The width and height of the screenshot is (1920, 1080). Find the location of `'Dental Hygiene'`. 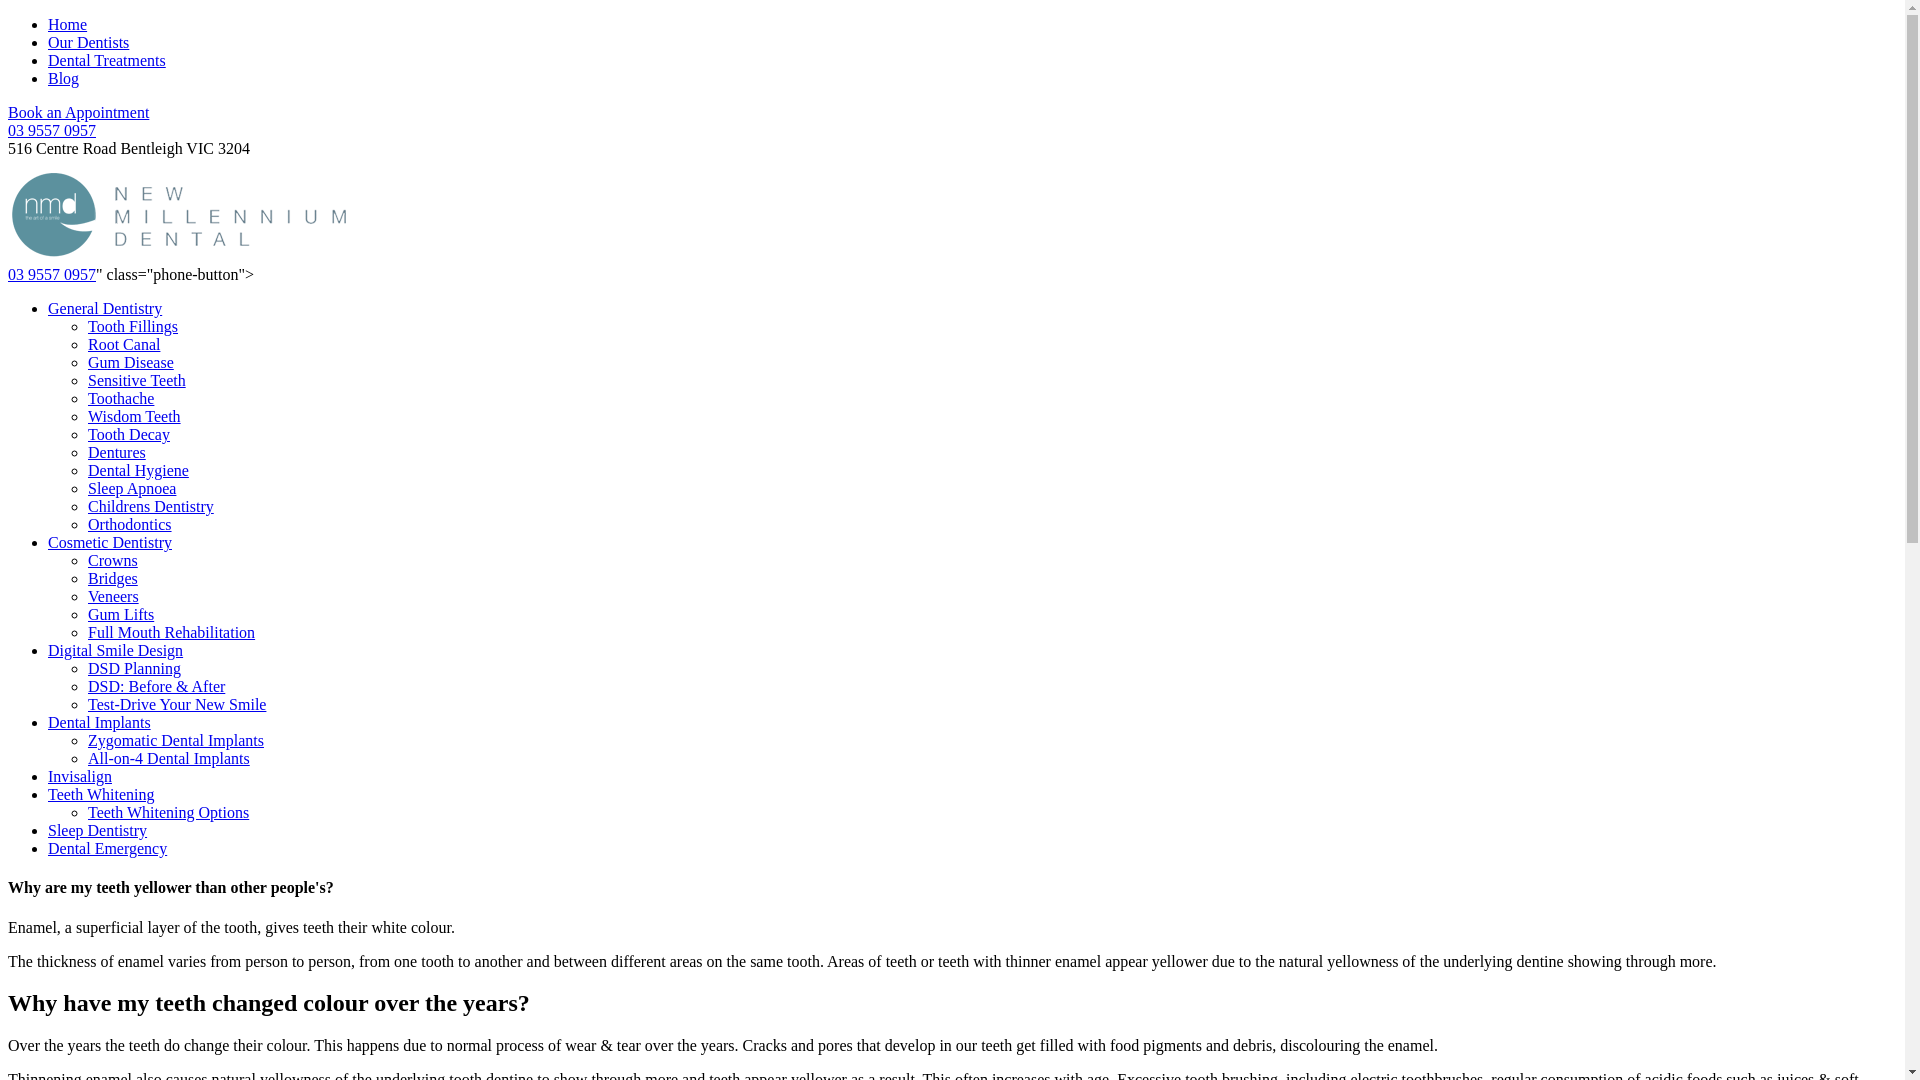

'Dental Hygiene' is located at coordinates (137, 470).